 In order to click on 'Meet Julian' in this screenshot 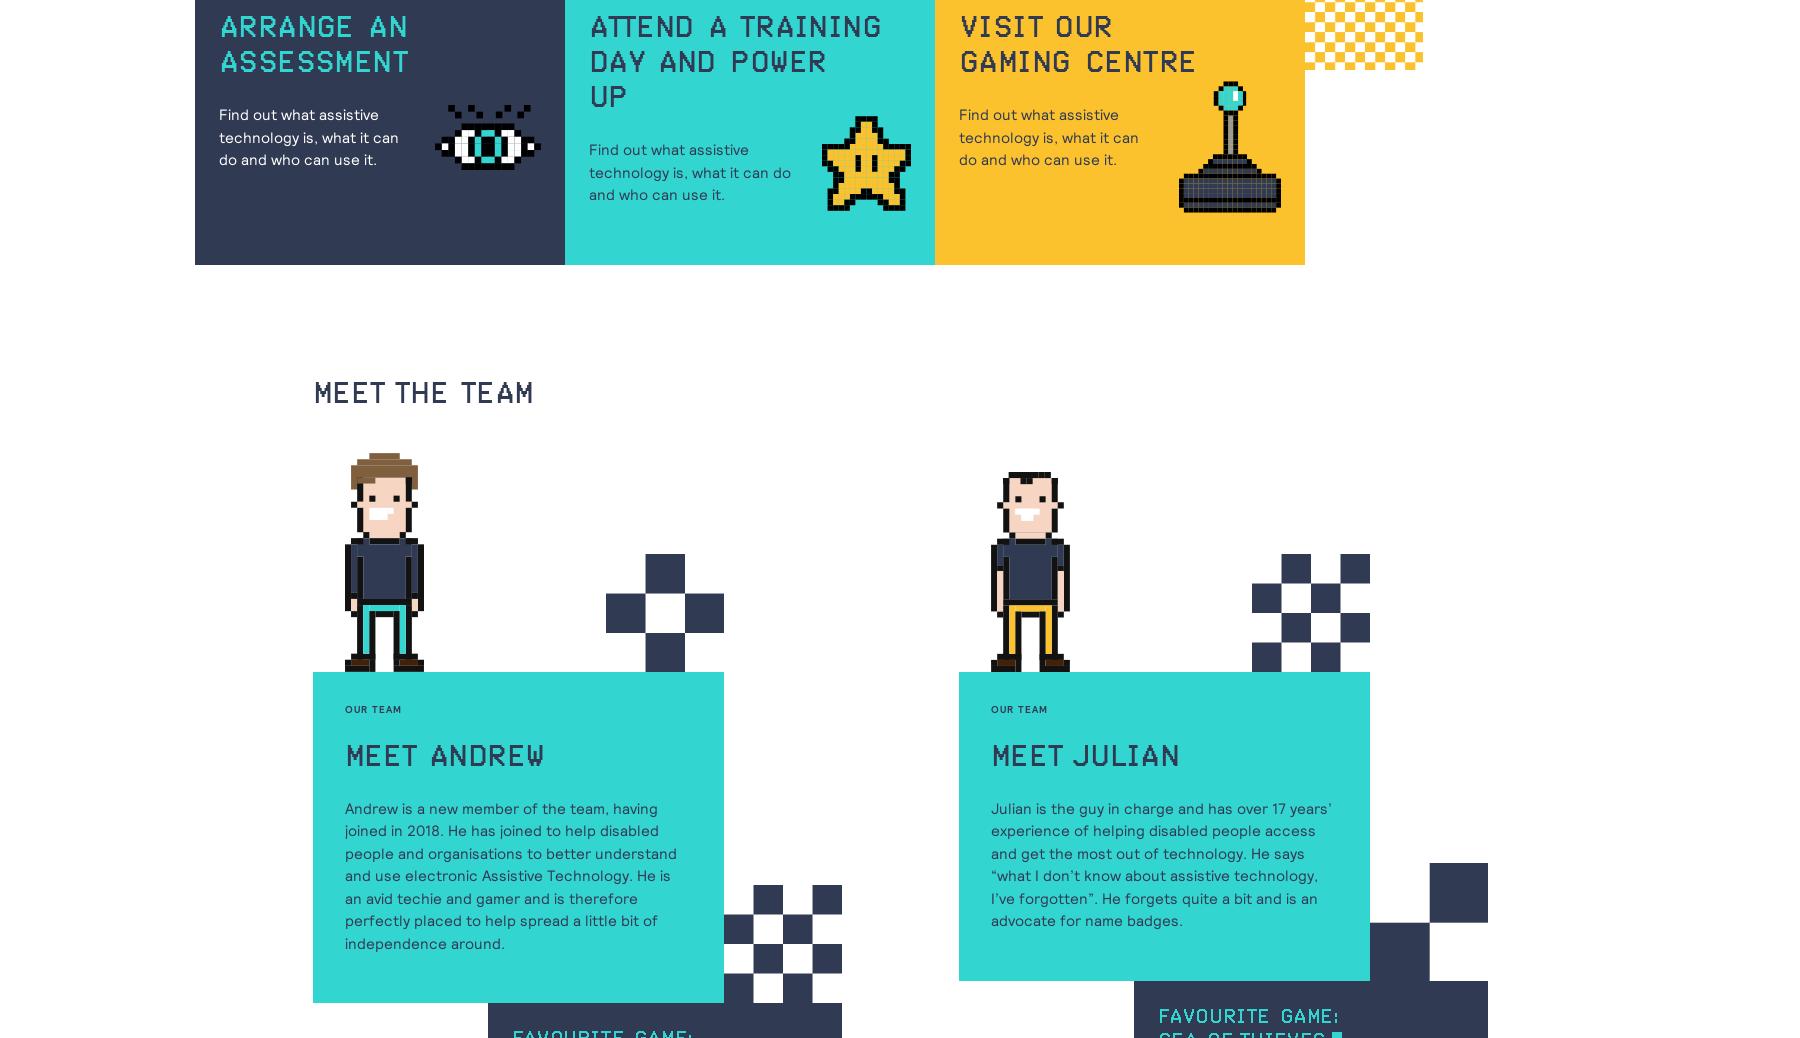, I will do `click(1084, 755)`.